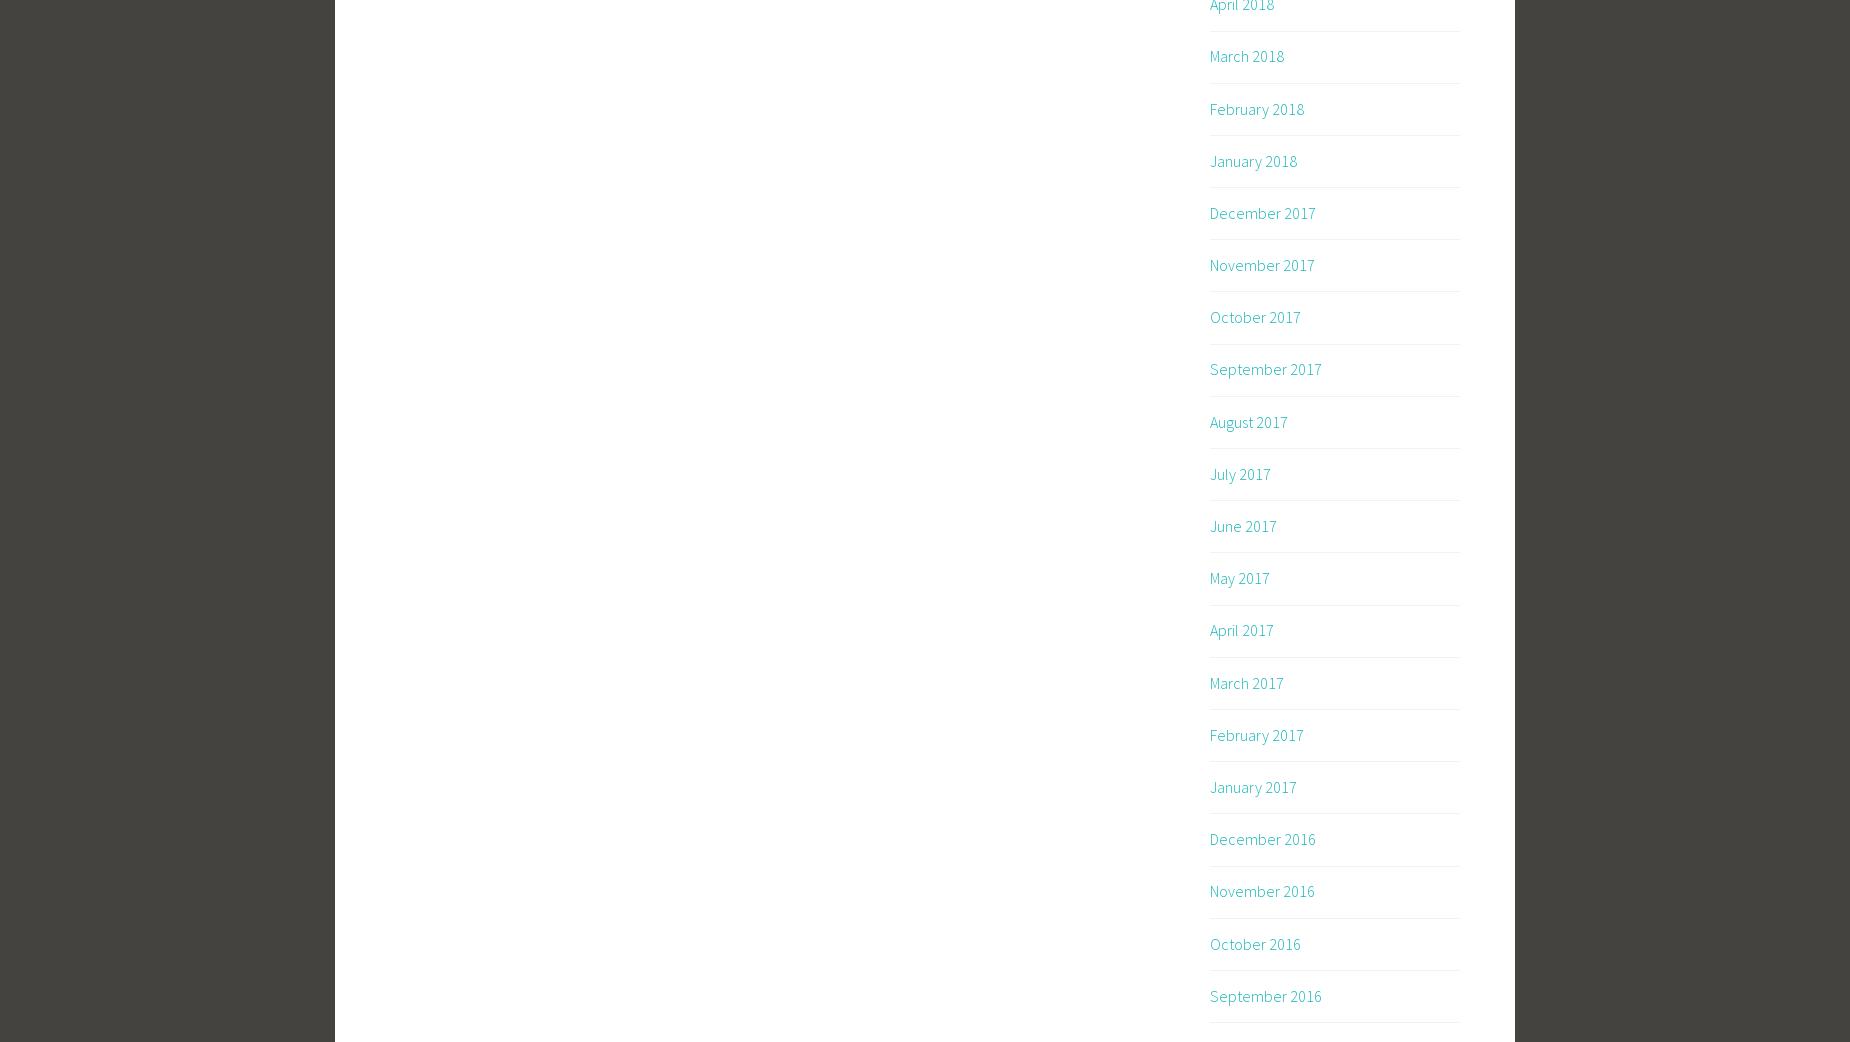  What do you see at coordinates (1254, 942) in the screenshot?
I see `'October 2016'` at bounding box center [1254, 942].